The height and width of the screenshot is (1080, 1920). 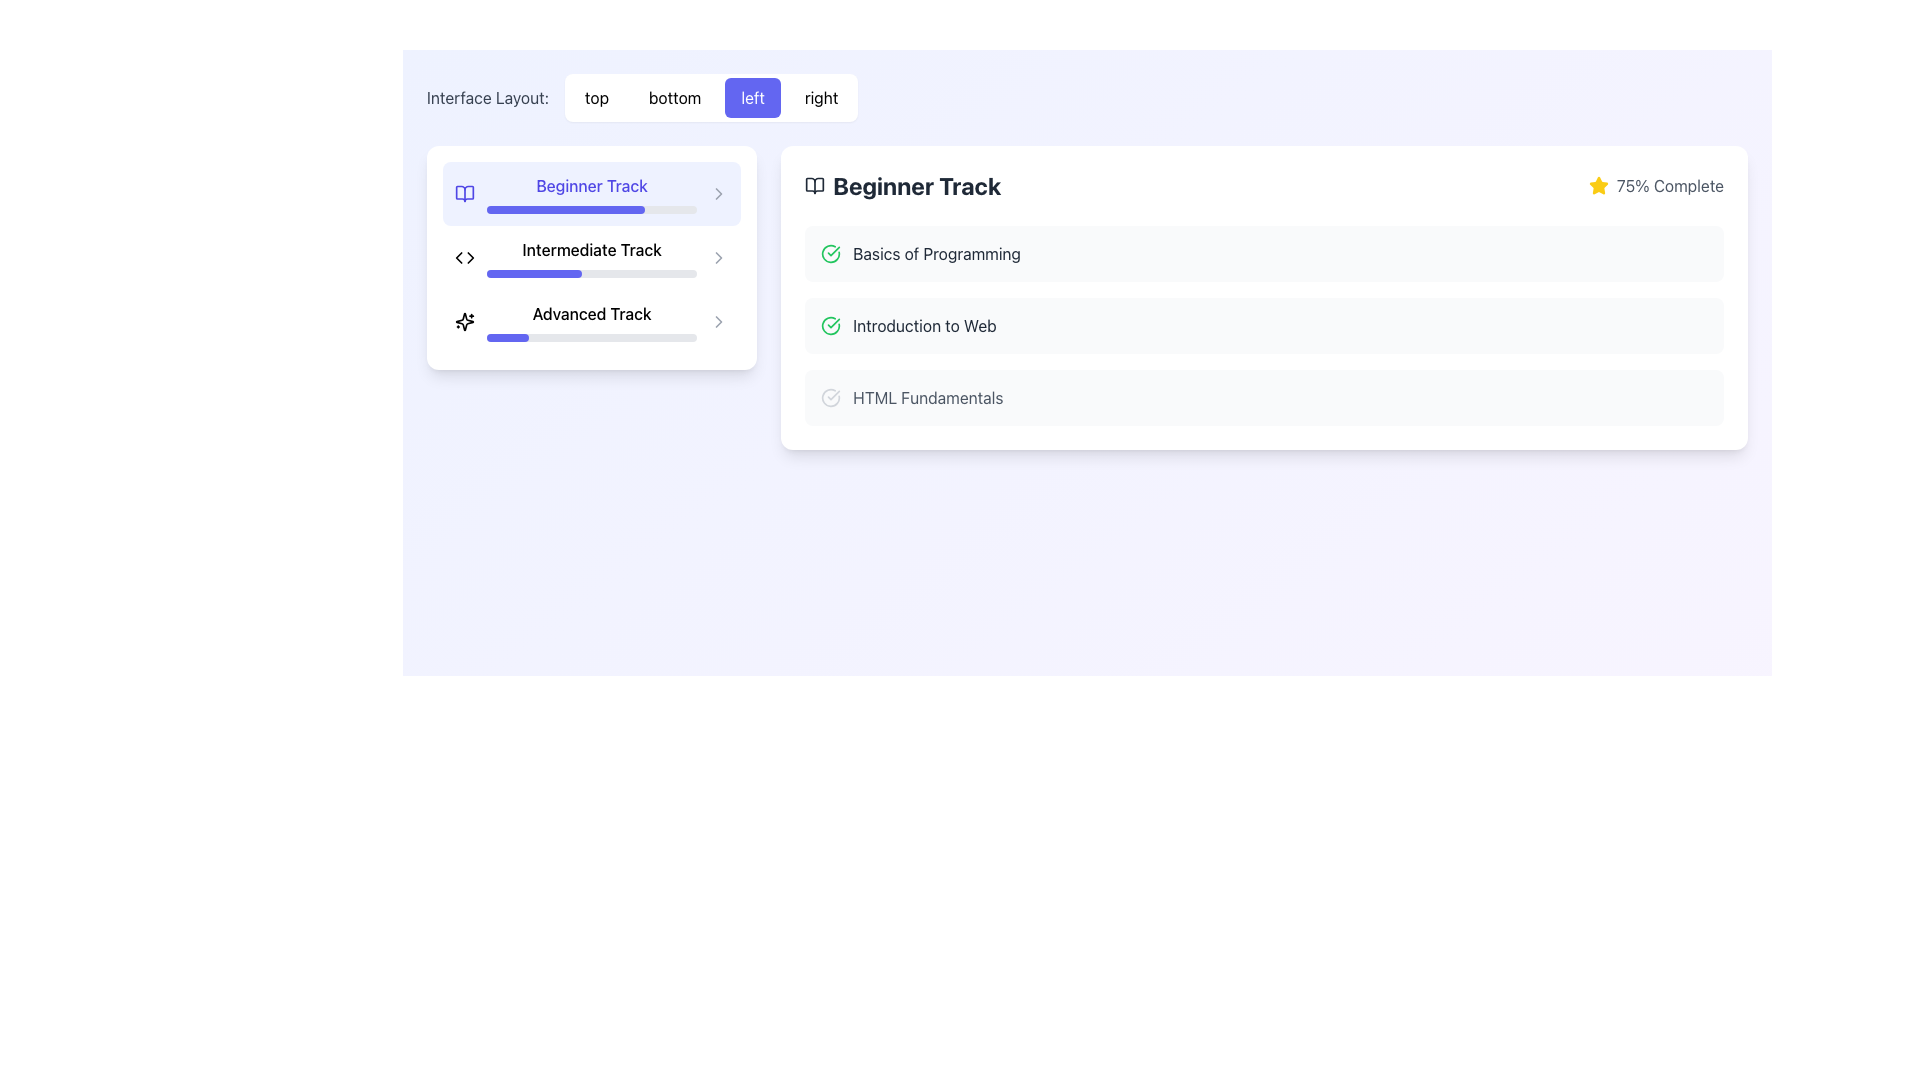 I want to click on the Progress indicator bar that shows 20% completion for the 'Advanced Track' section, located under the 'Advanced Track' text in the left panel, so click(x=508, y=337).